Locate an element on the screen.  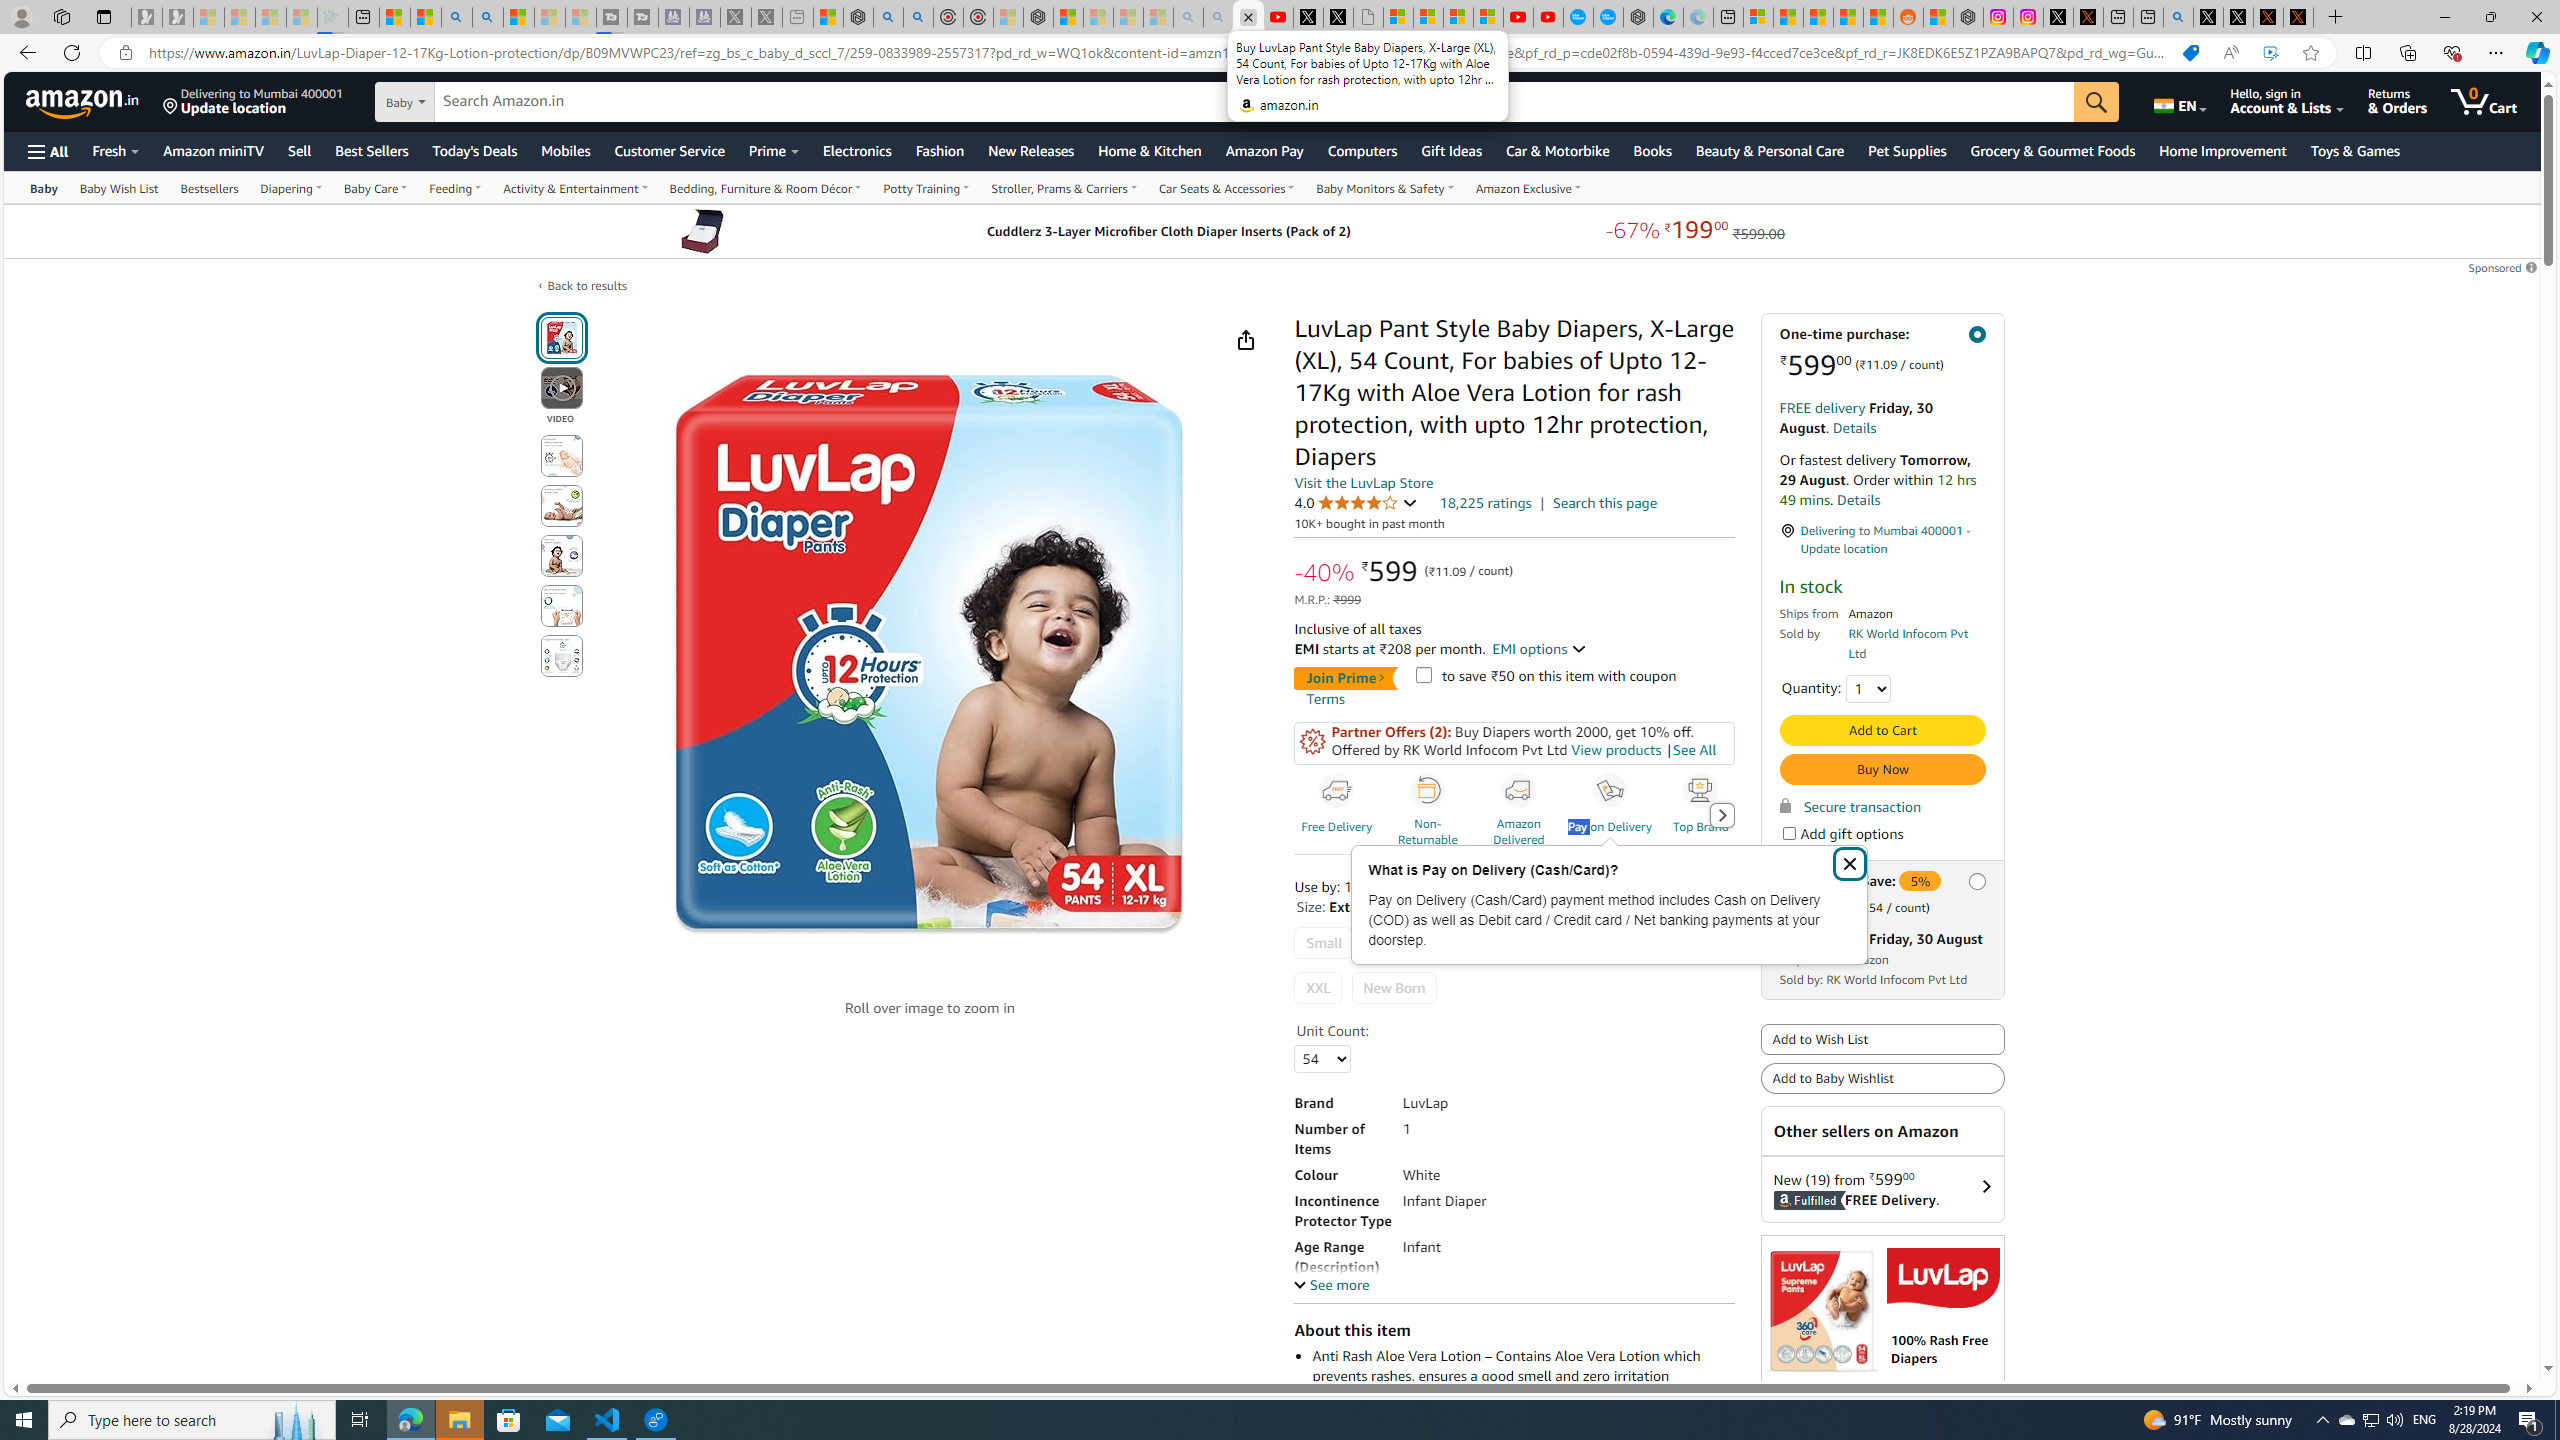
'Gloom - YouTube' is located at coordinates (1517, 16).